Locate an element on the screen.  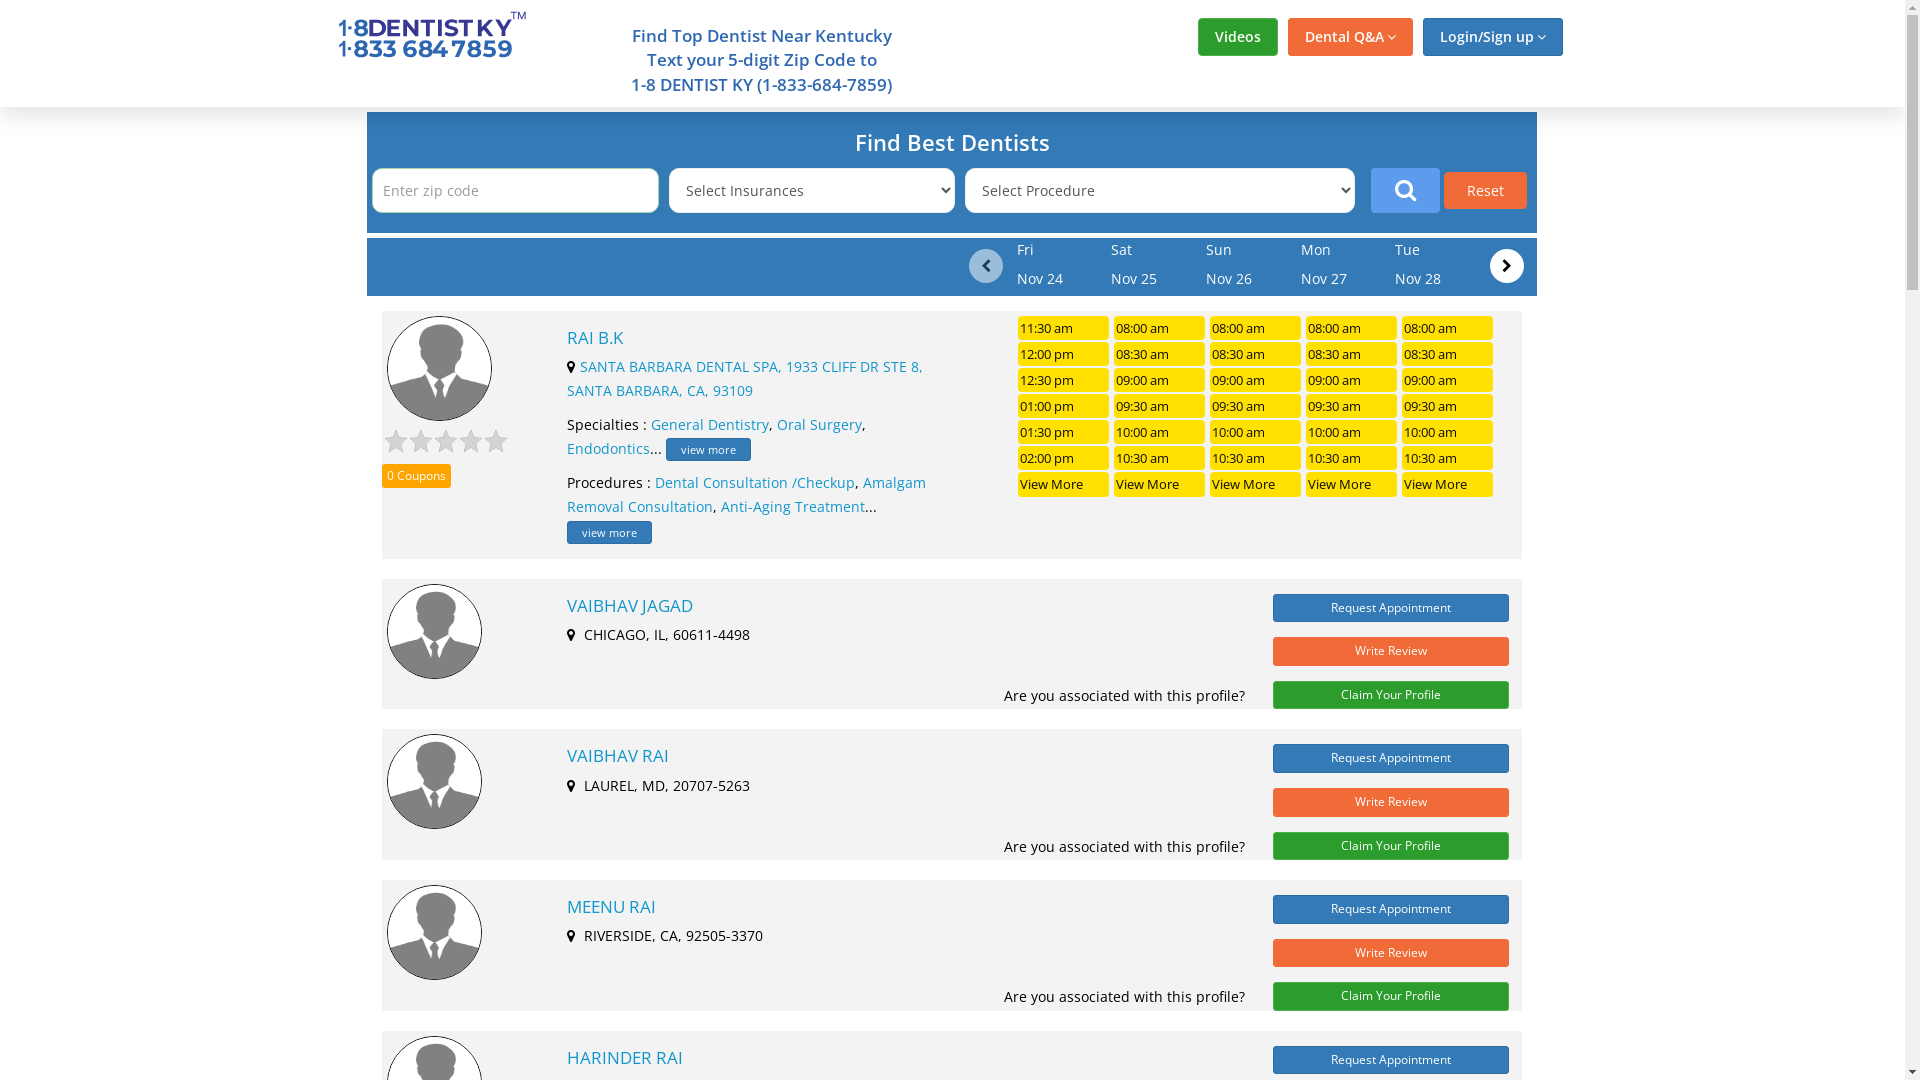
'Request Appointment' is located at coordinates (1271, 607).